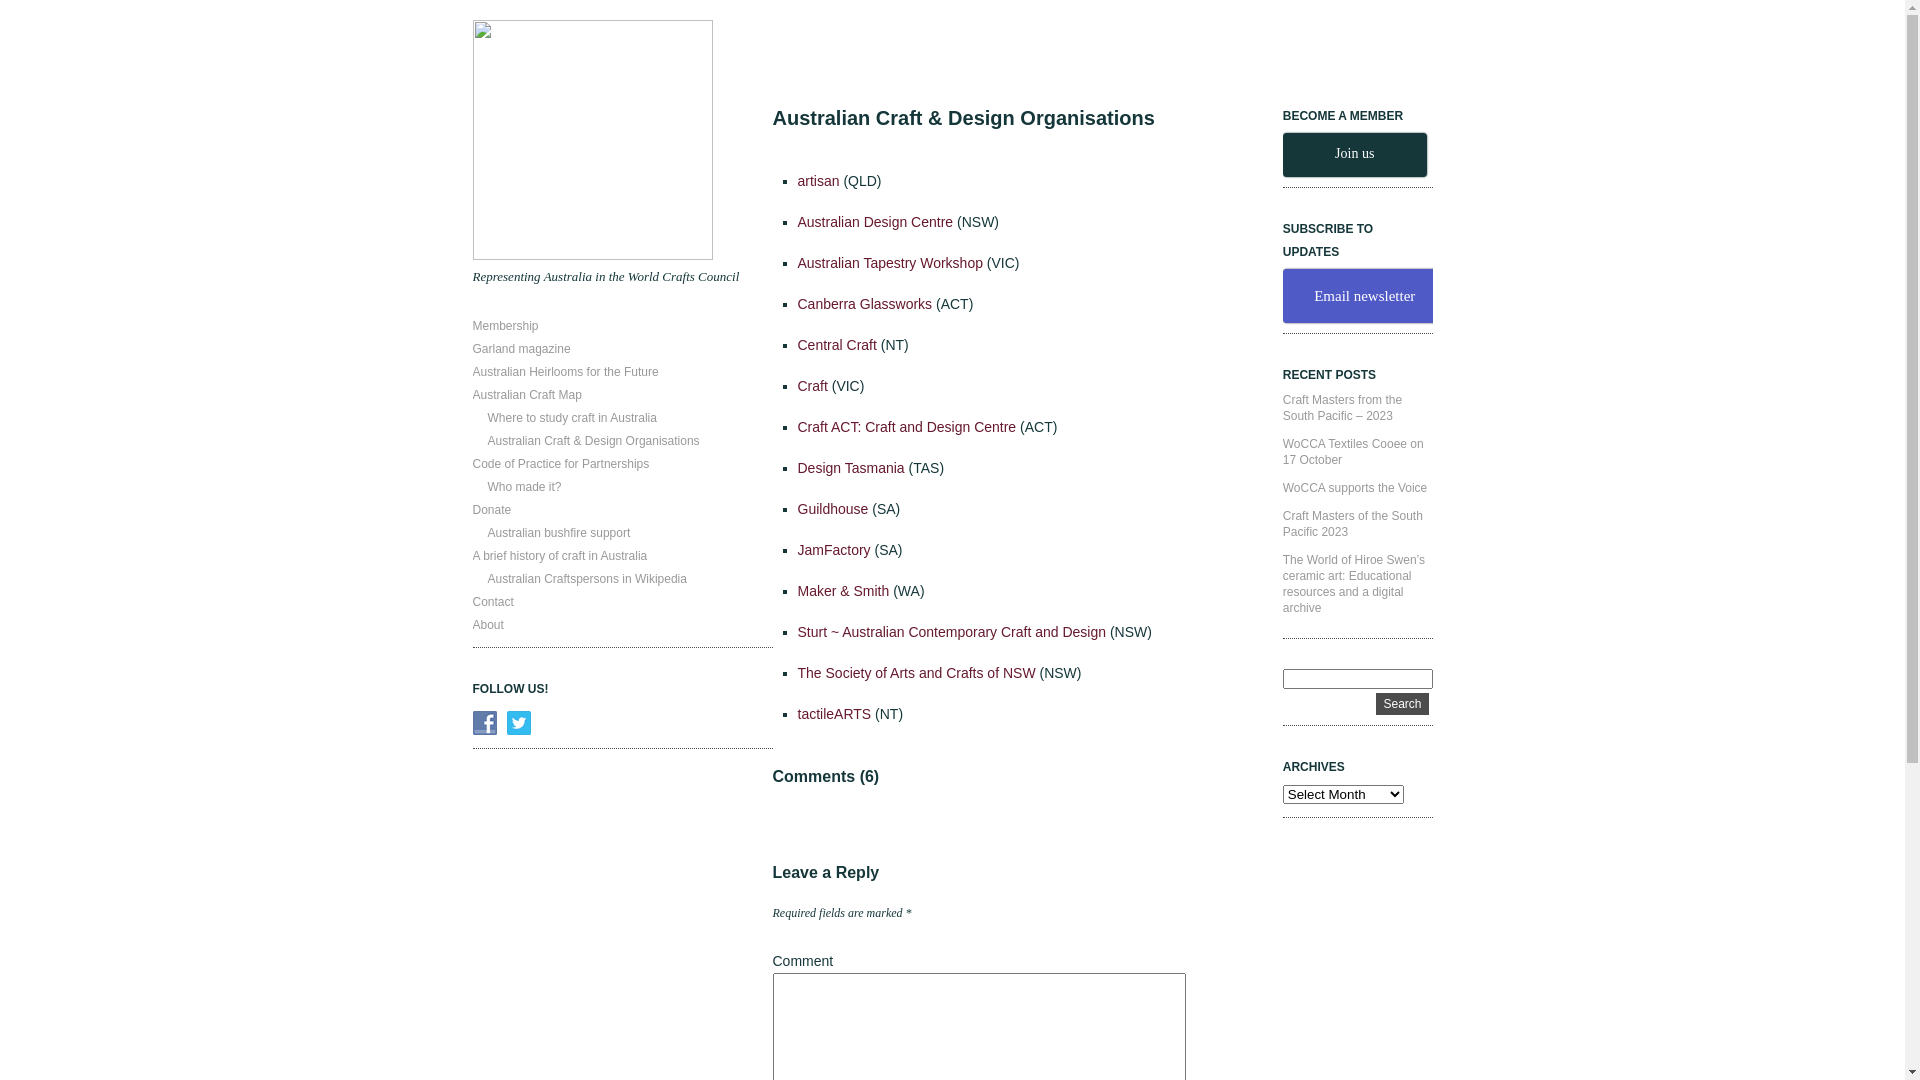 The width and height of the screenshot is (1920, 1080). Describe the element at coordinates (1353, 523) in the screenshot. I see `'Craft Masters of the South Pacific 2023'` at that location.